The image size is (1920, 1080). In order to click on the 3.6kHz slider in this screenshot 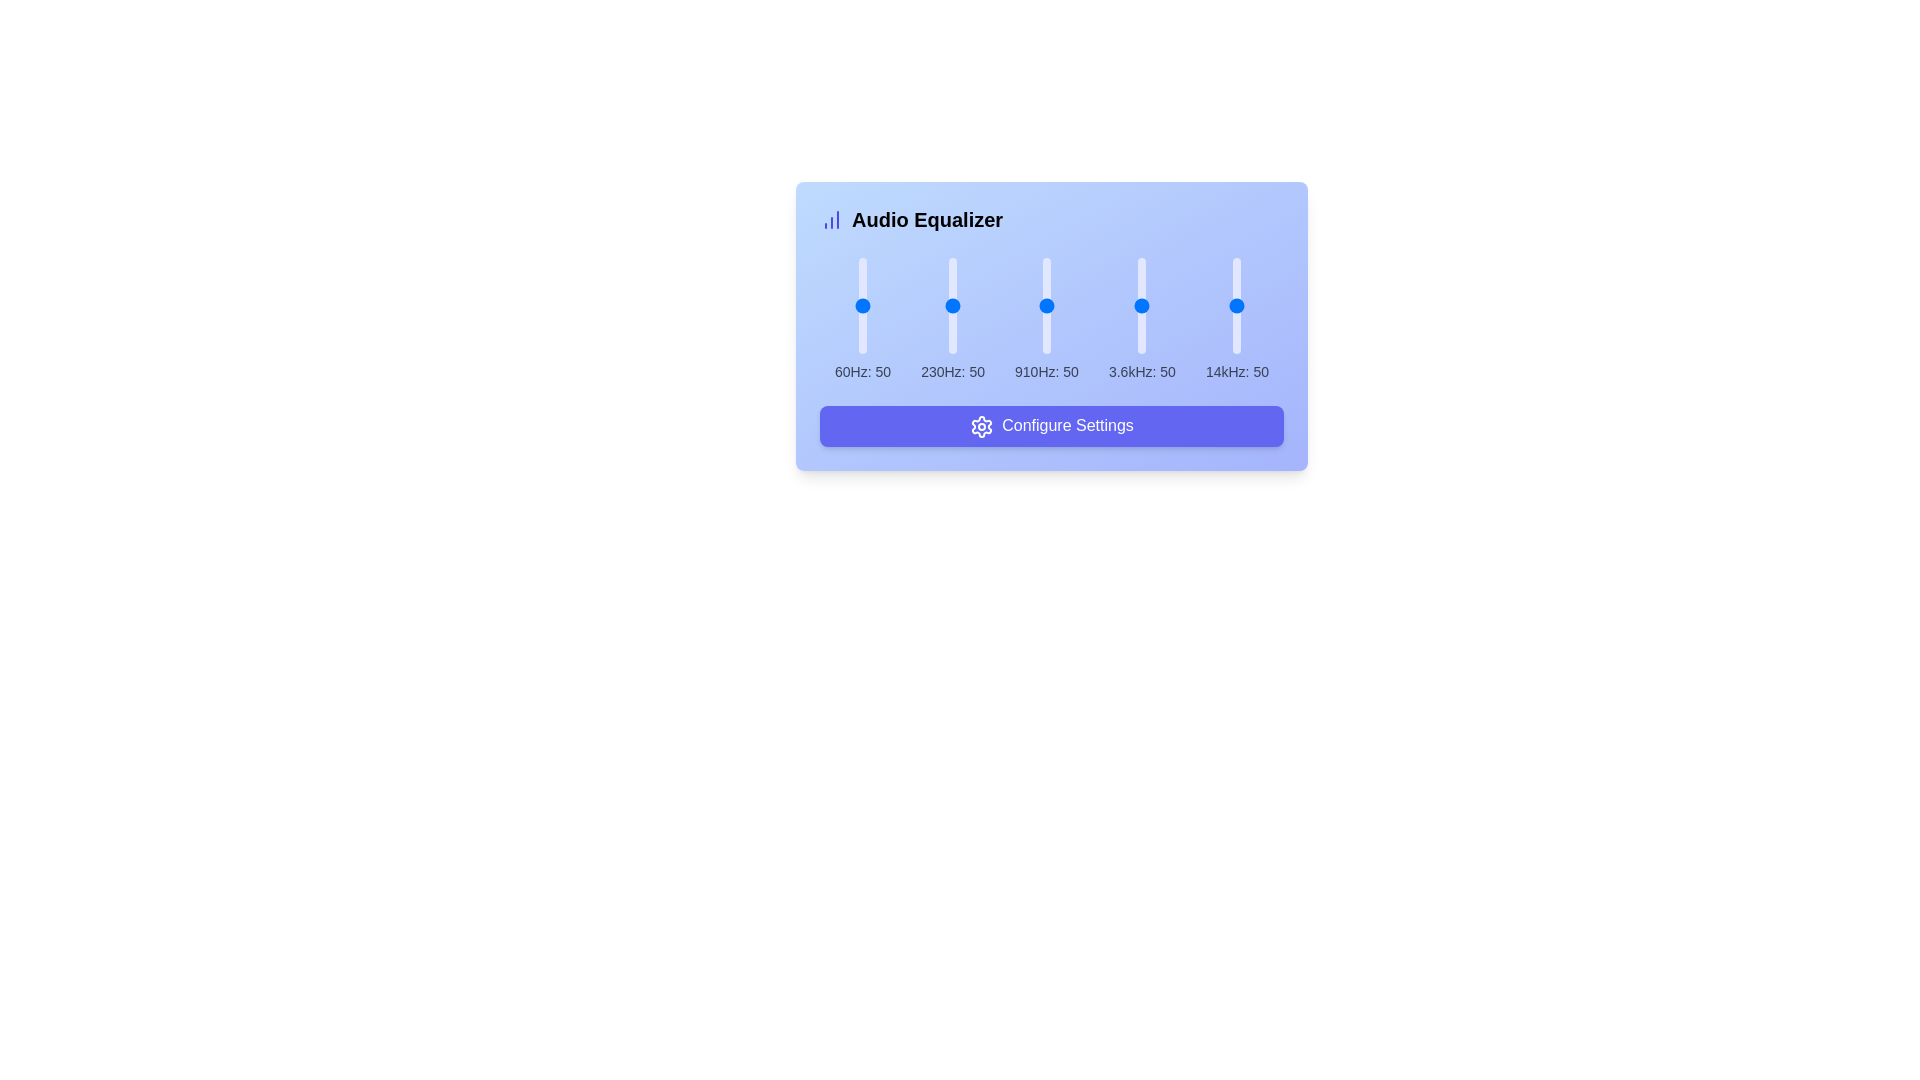, I will do `click(1142, 289)`.